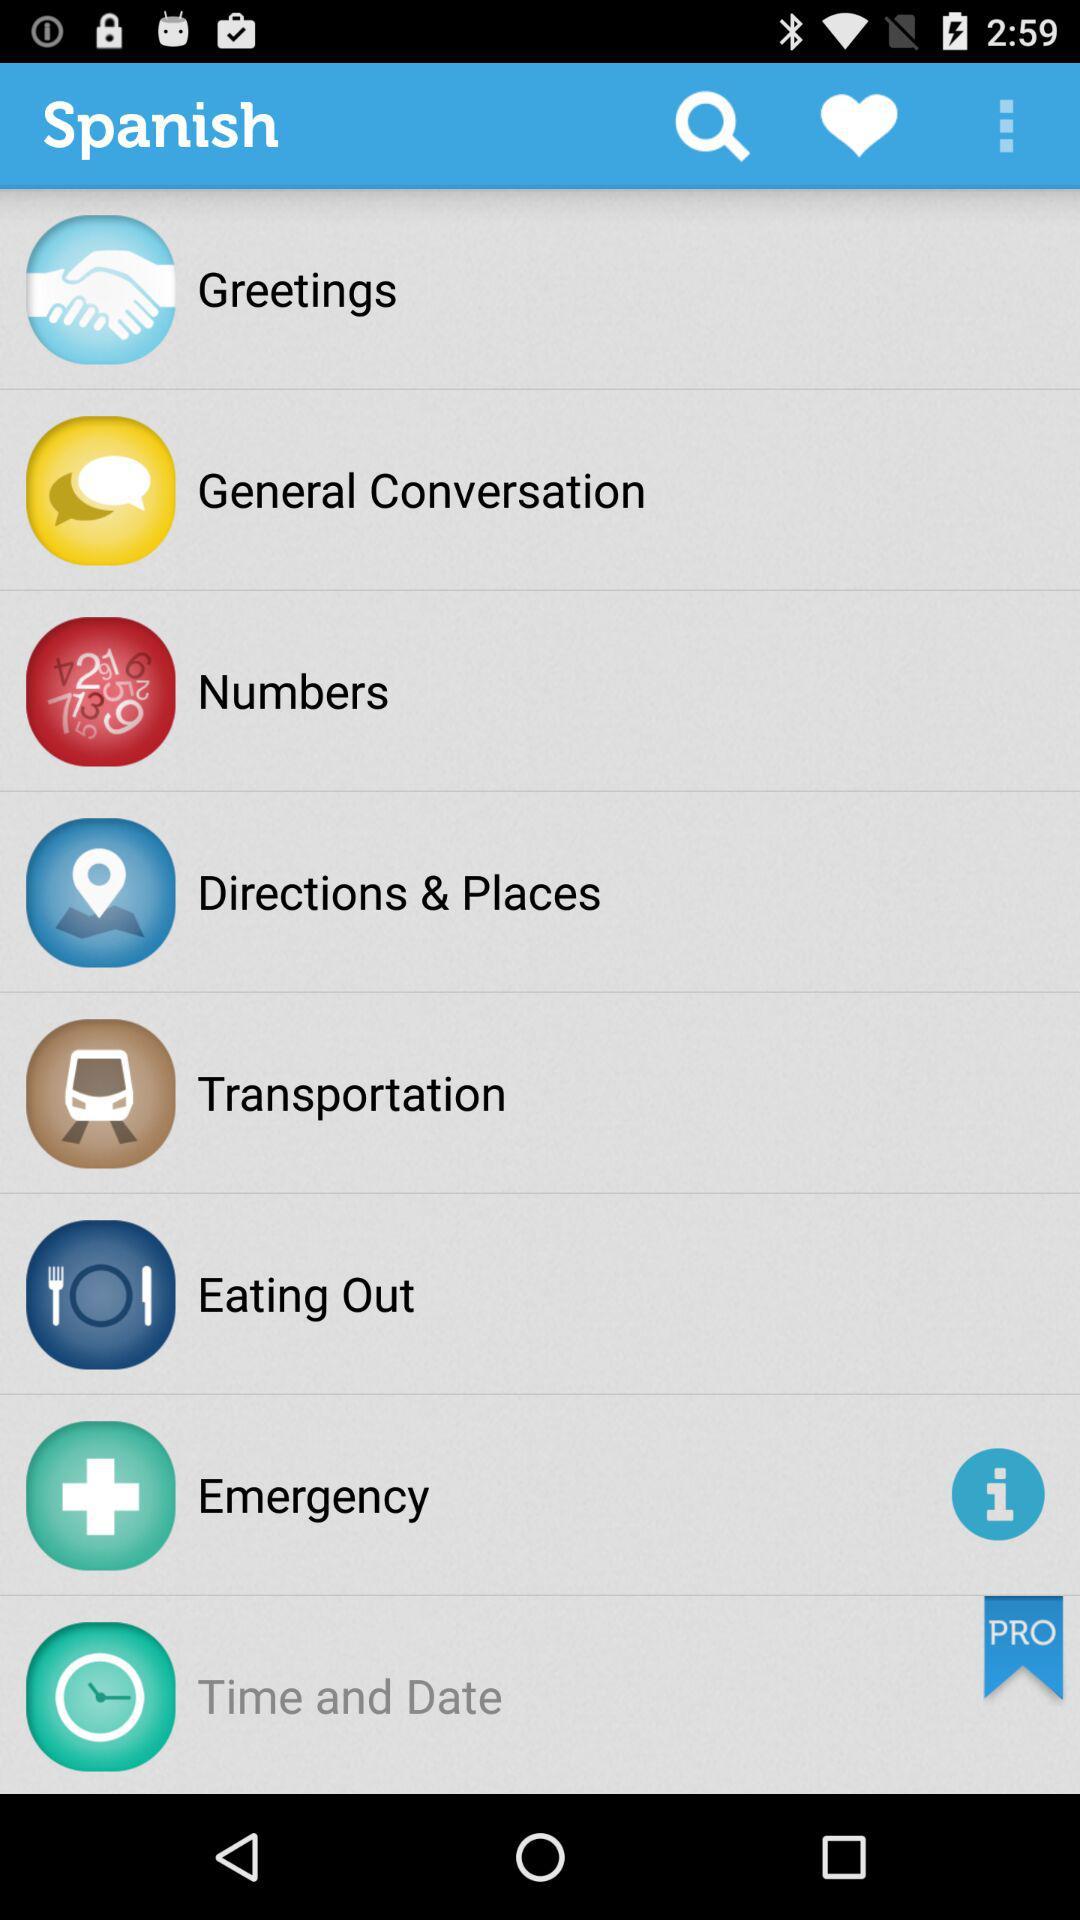 Image resolution: width=1080 pixels, height=1920 pixels. Describe the element at coordinates (420, 489) in the screenshot. I see `general conversation` at that location.